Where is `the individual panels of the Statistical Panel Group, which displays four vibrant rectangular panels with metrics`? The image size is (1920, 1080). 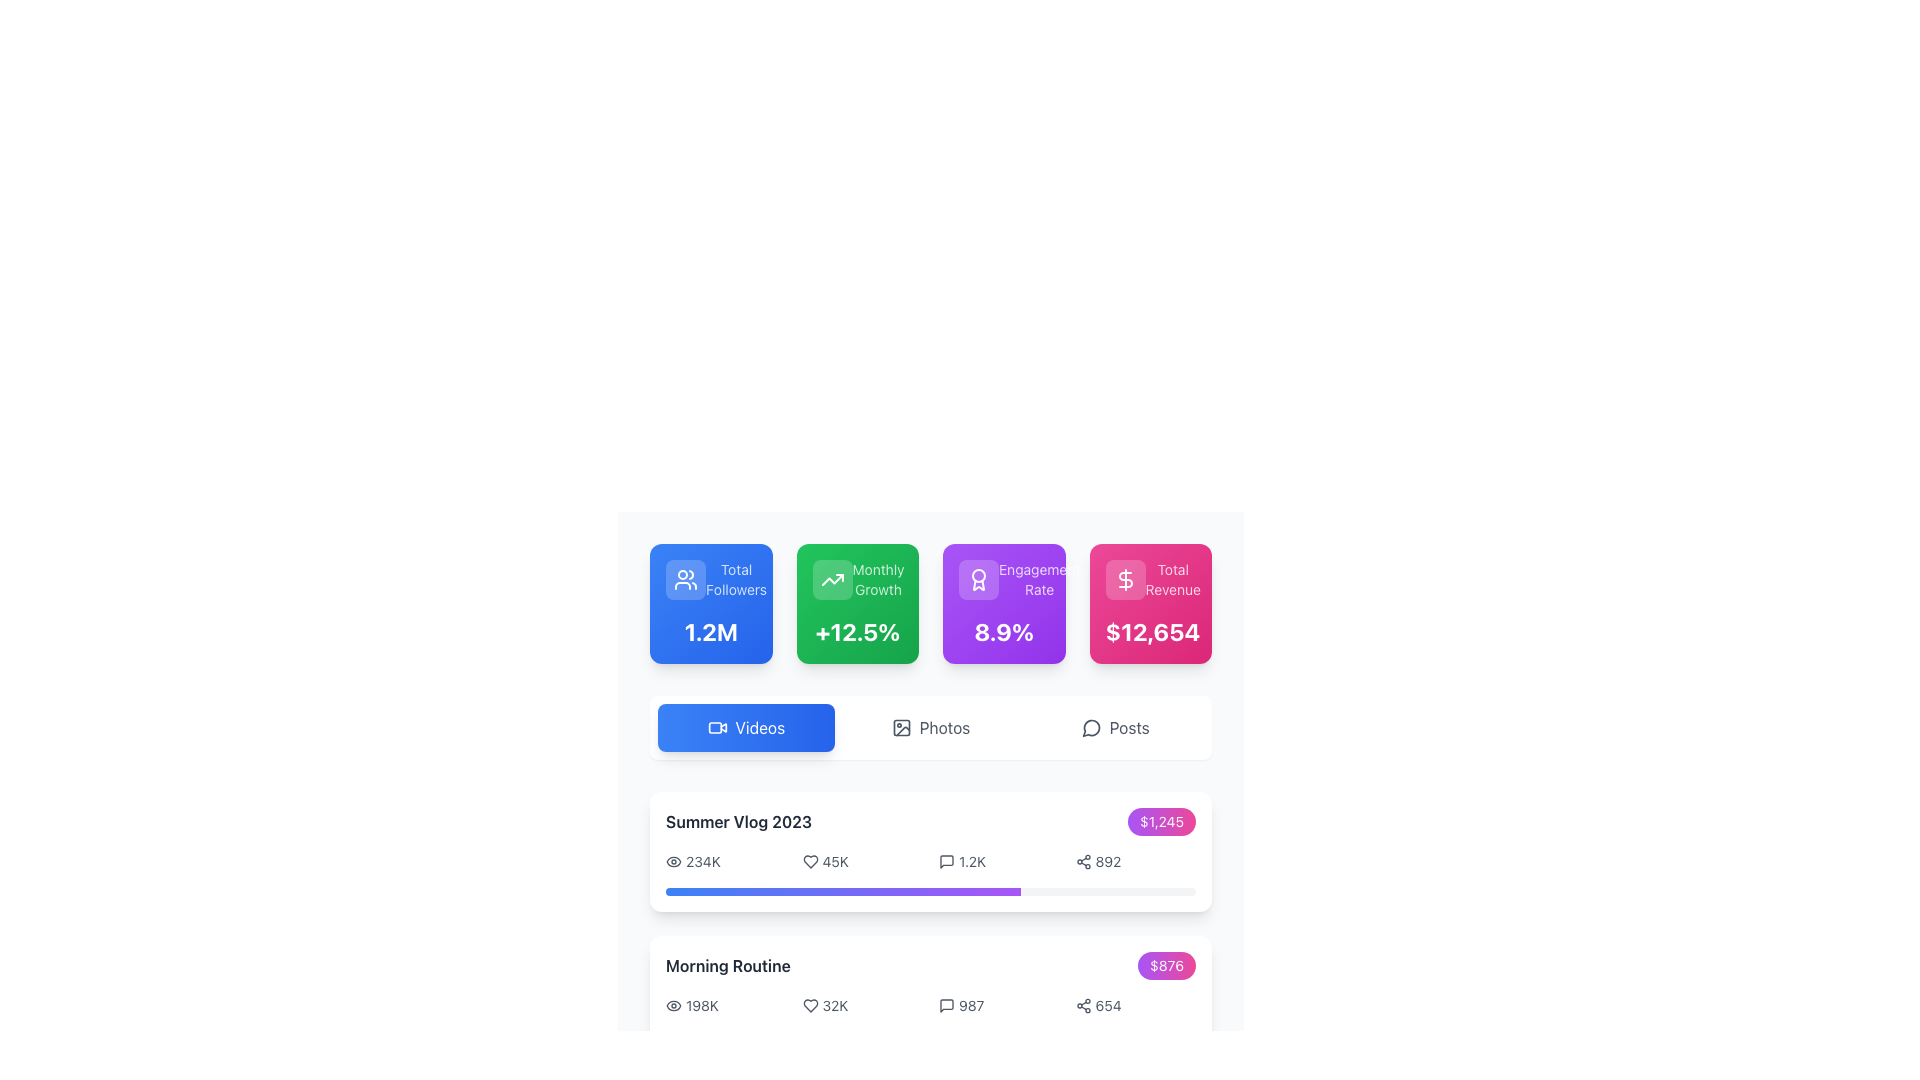
the individual panels of the Statistical Panel Group, which displays four vibrant rectangular panels with metrics is located at coordinates (930, 603).